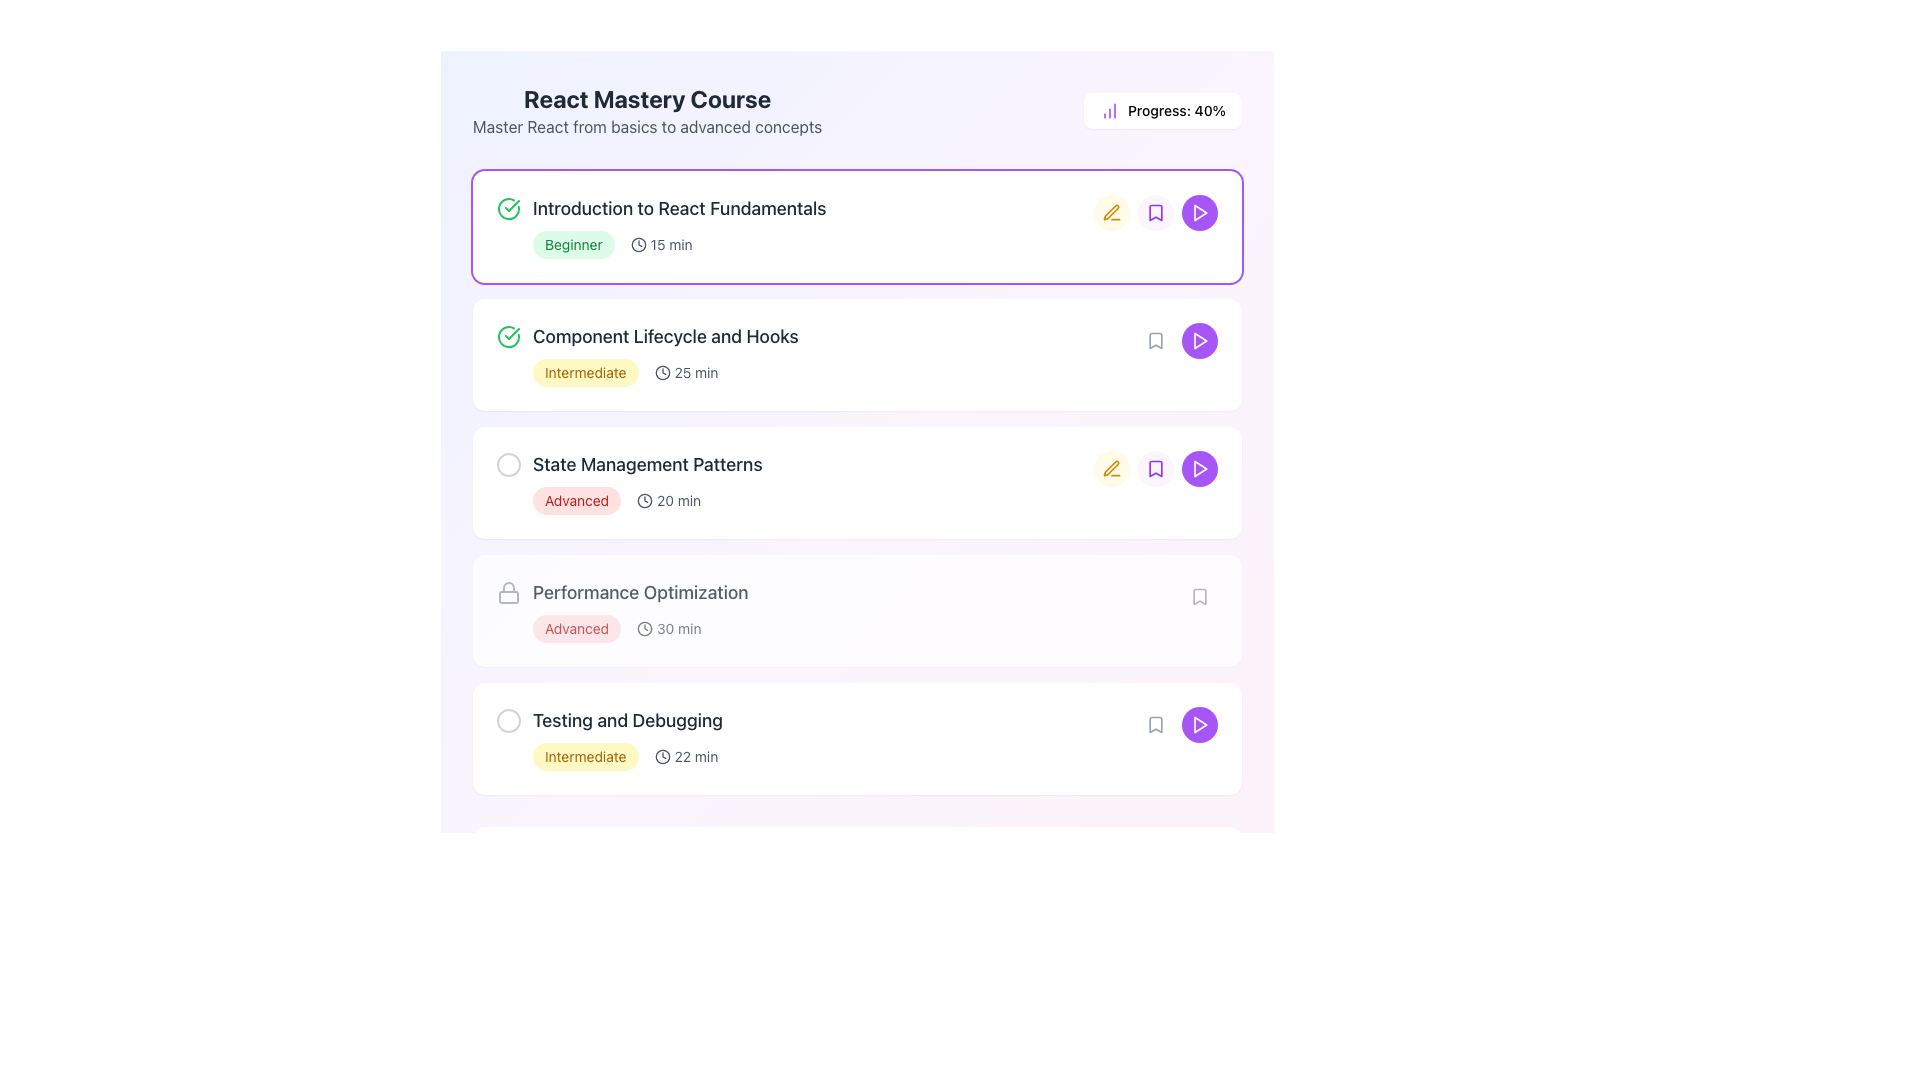  Describe the element at coordinates (662, 756) in the screenshot. I see `the circular clock icon located to the left of the '15 min' text underneath 'Introduction to React Fundamentals'` at that location.